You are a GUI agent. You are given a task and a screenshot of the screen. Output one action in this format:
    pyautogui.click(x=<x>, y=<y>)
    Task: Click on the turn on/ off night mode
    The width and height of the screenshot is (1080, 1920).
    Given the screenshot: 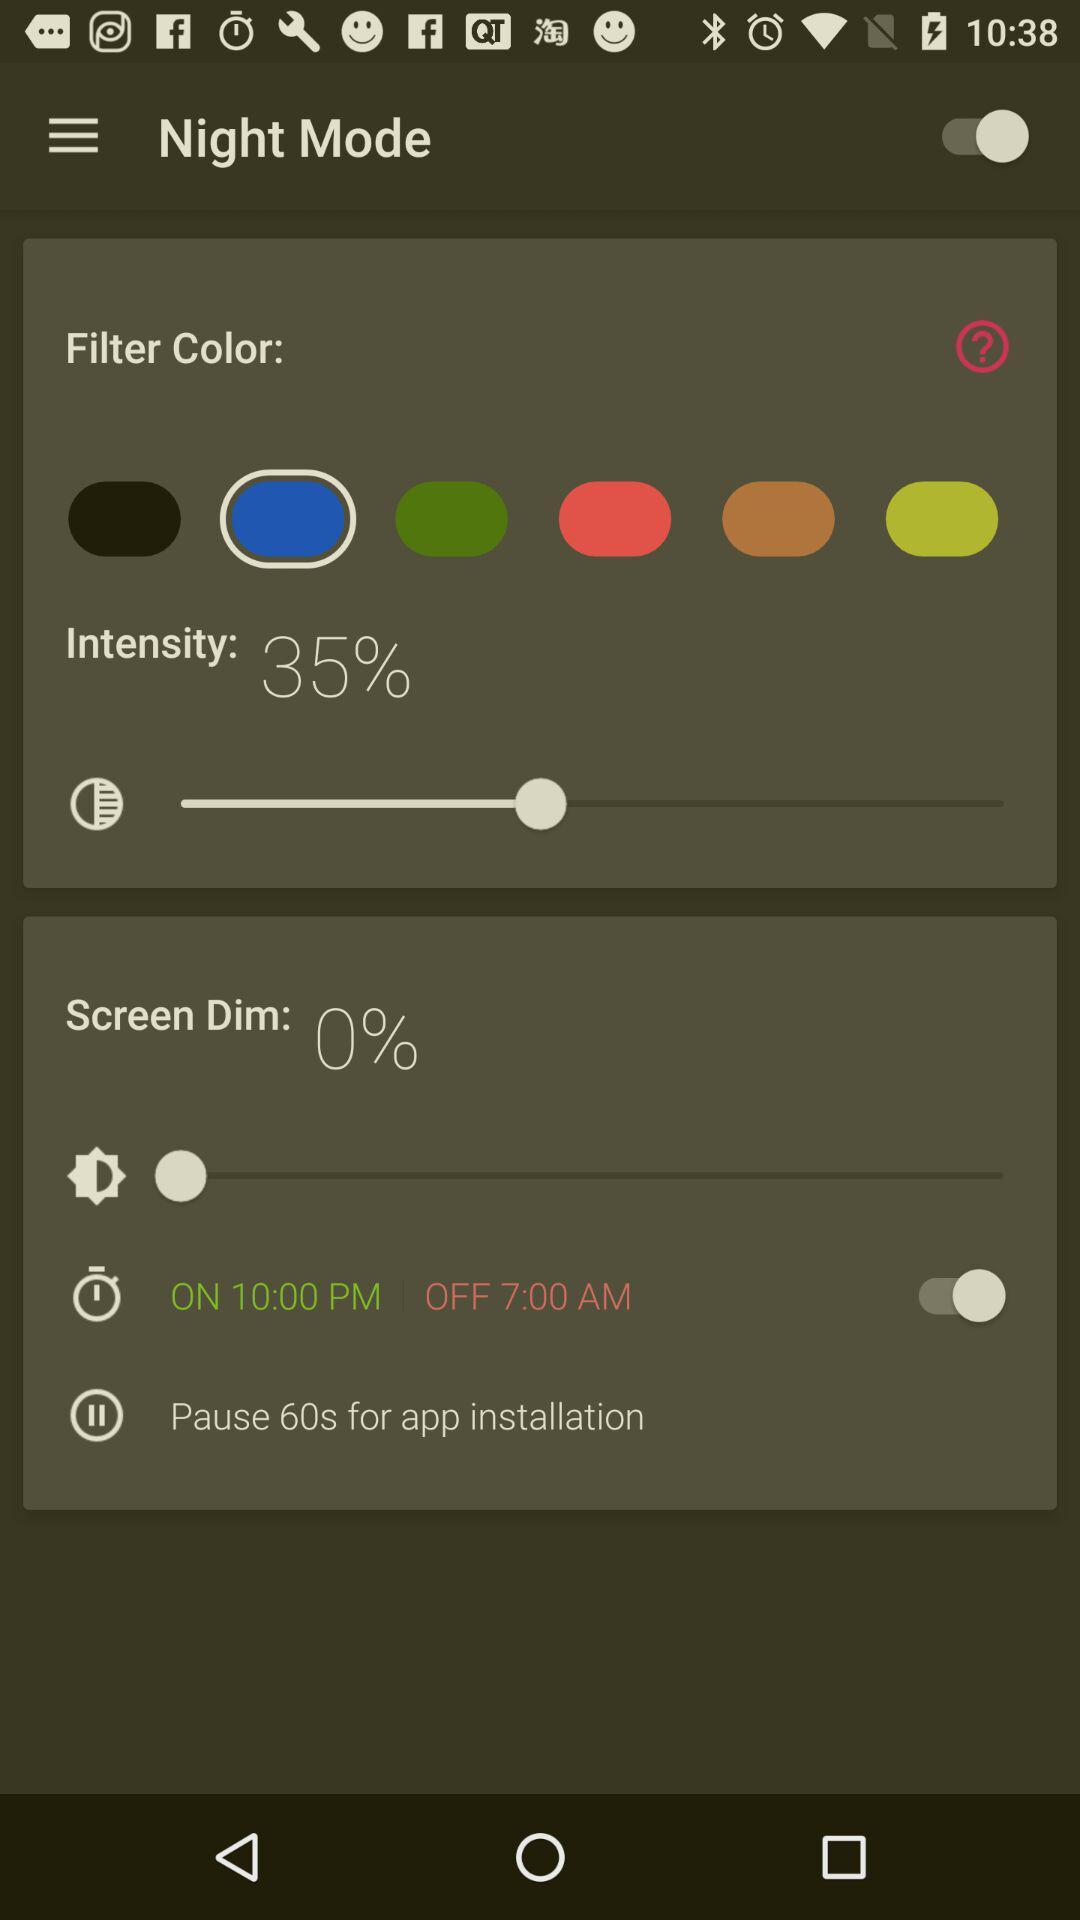 What is the action you would take?
    pyautogui.click(x=974, y=135)
    